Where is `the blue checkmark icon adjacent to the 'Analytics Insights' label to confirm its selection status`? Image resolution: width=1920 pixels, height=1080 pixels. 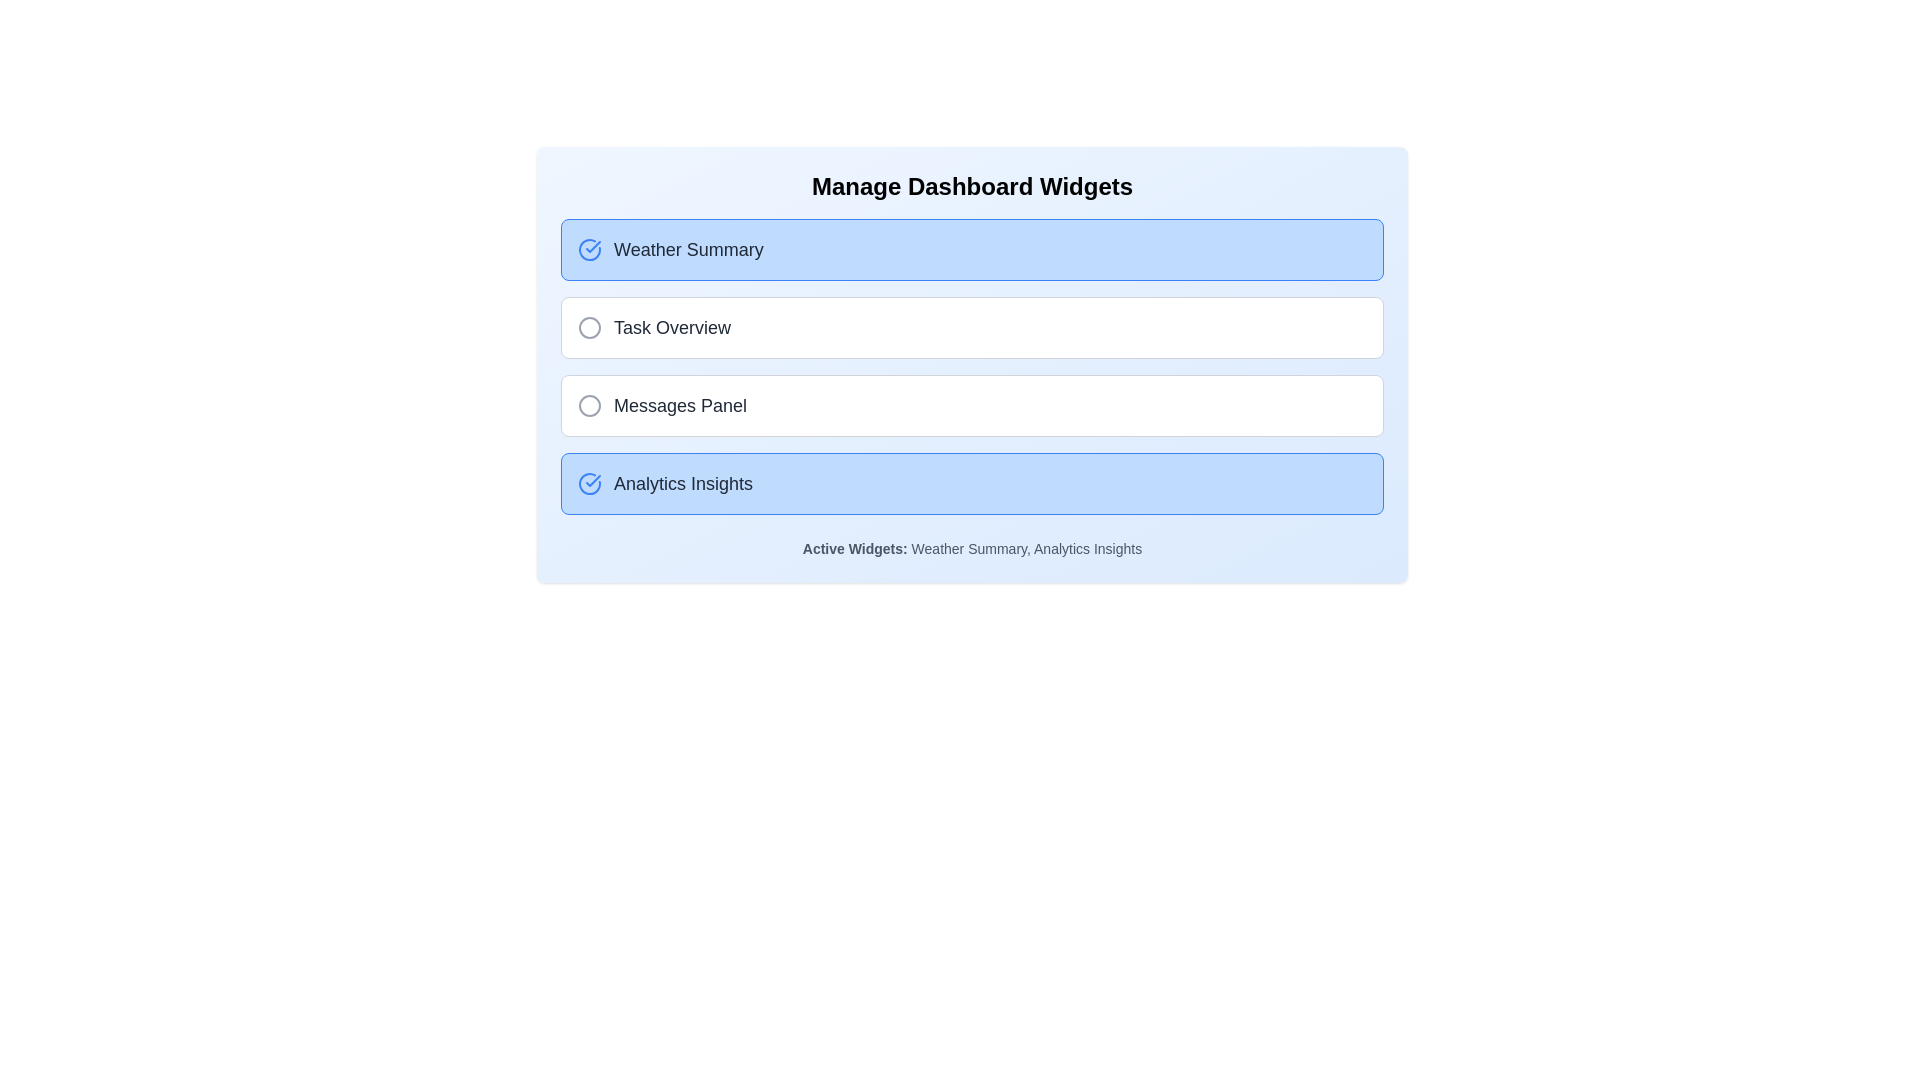 the blue checkmark icon adjacent to the 'Analytics Insights' label to confirm its selection status is located at coordinates (592, 245).